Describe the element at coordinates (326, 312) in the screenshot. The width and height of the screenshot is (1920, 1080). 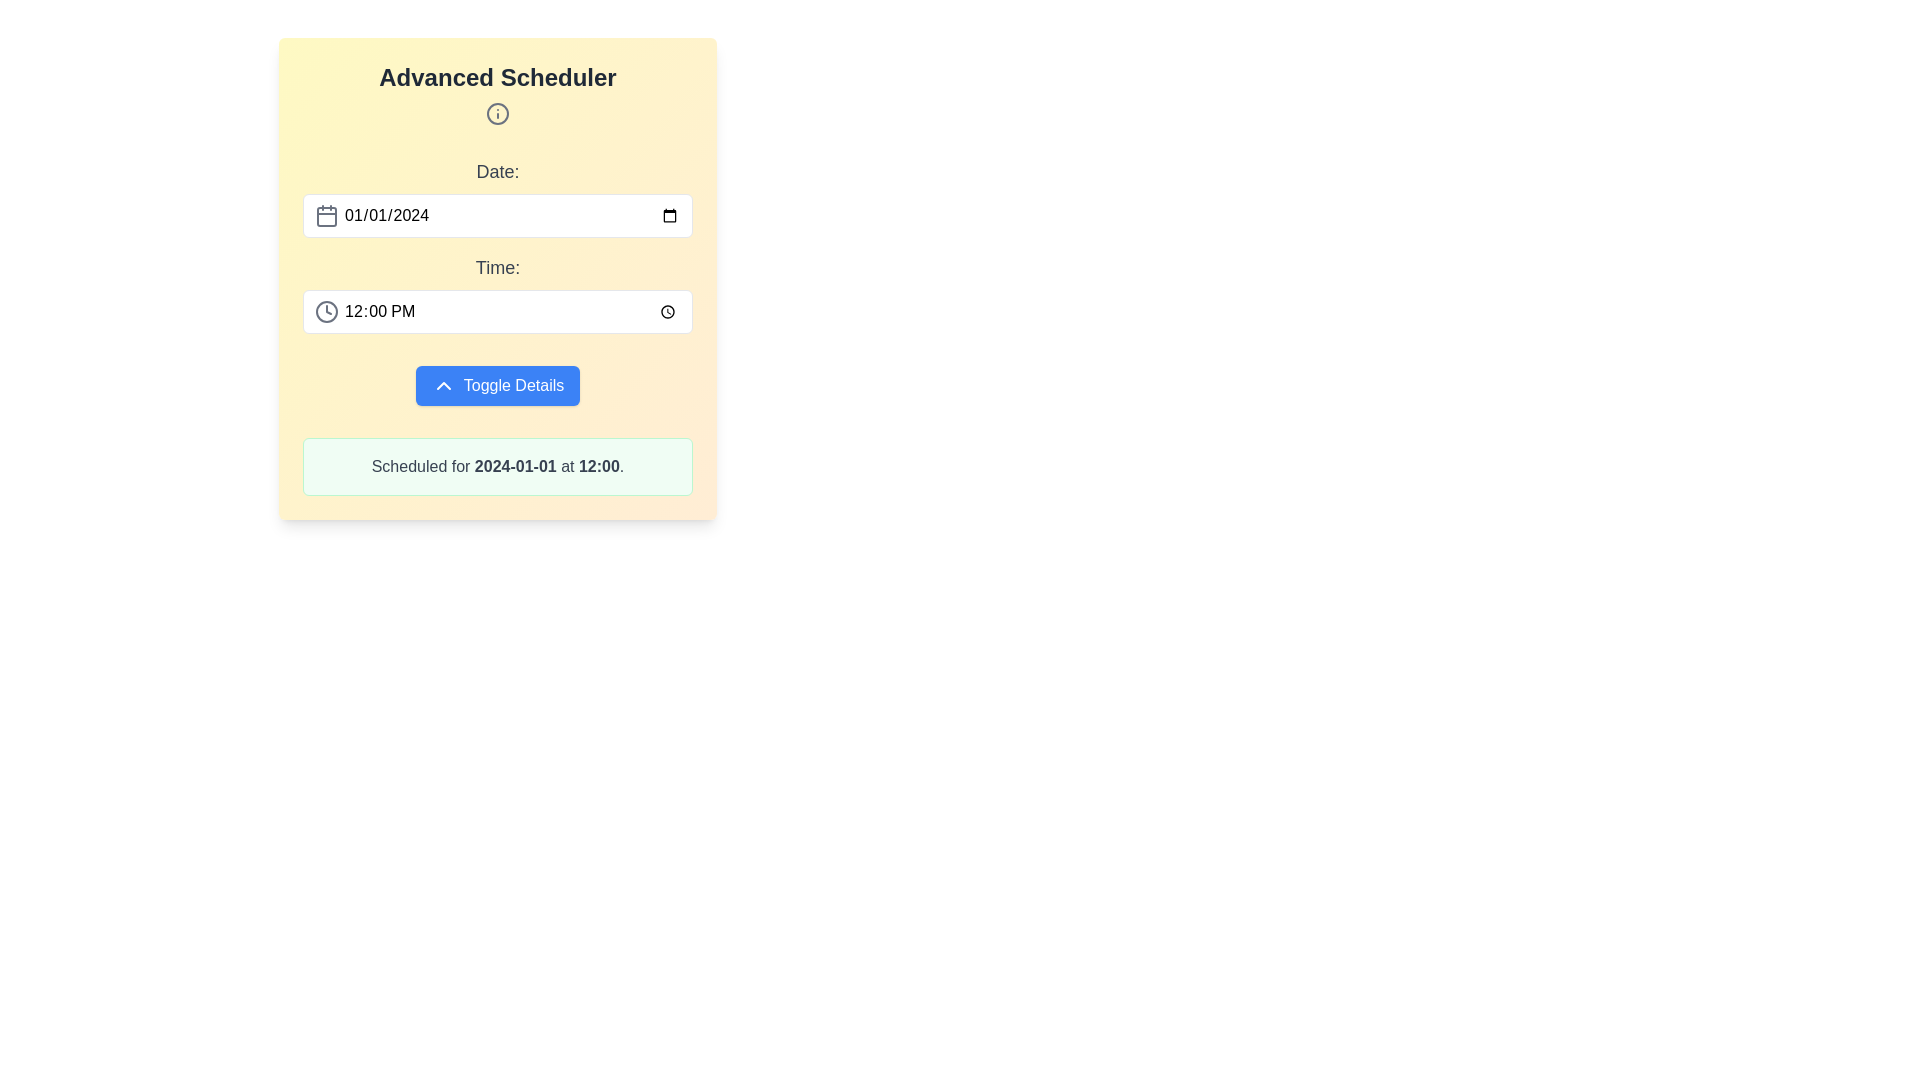
I see `the time selection icon located to the left of the '12:00 PM' input field` at that location.